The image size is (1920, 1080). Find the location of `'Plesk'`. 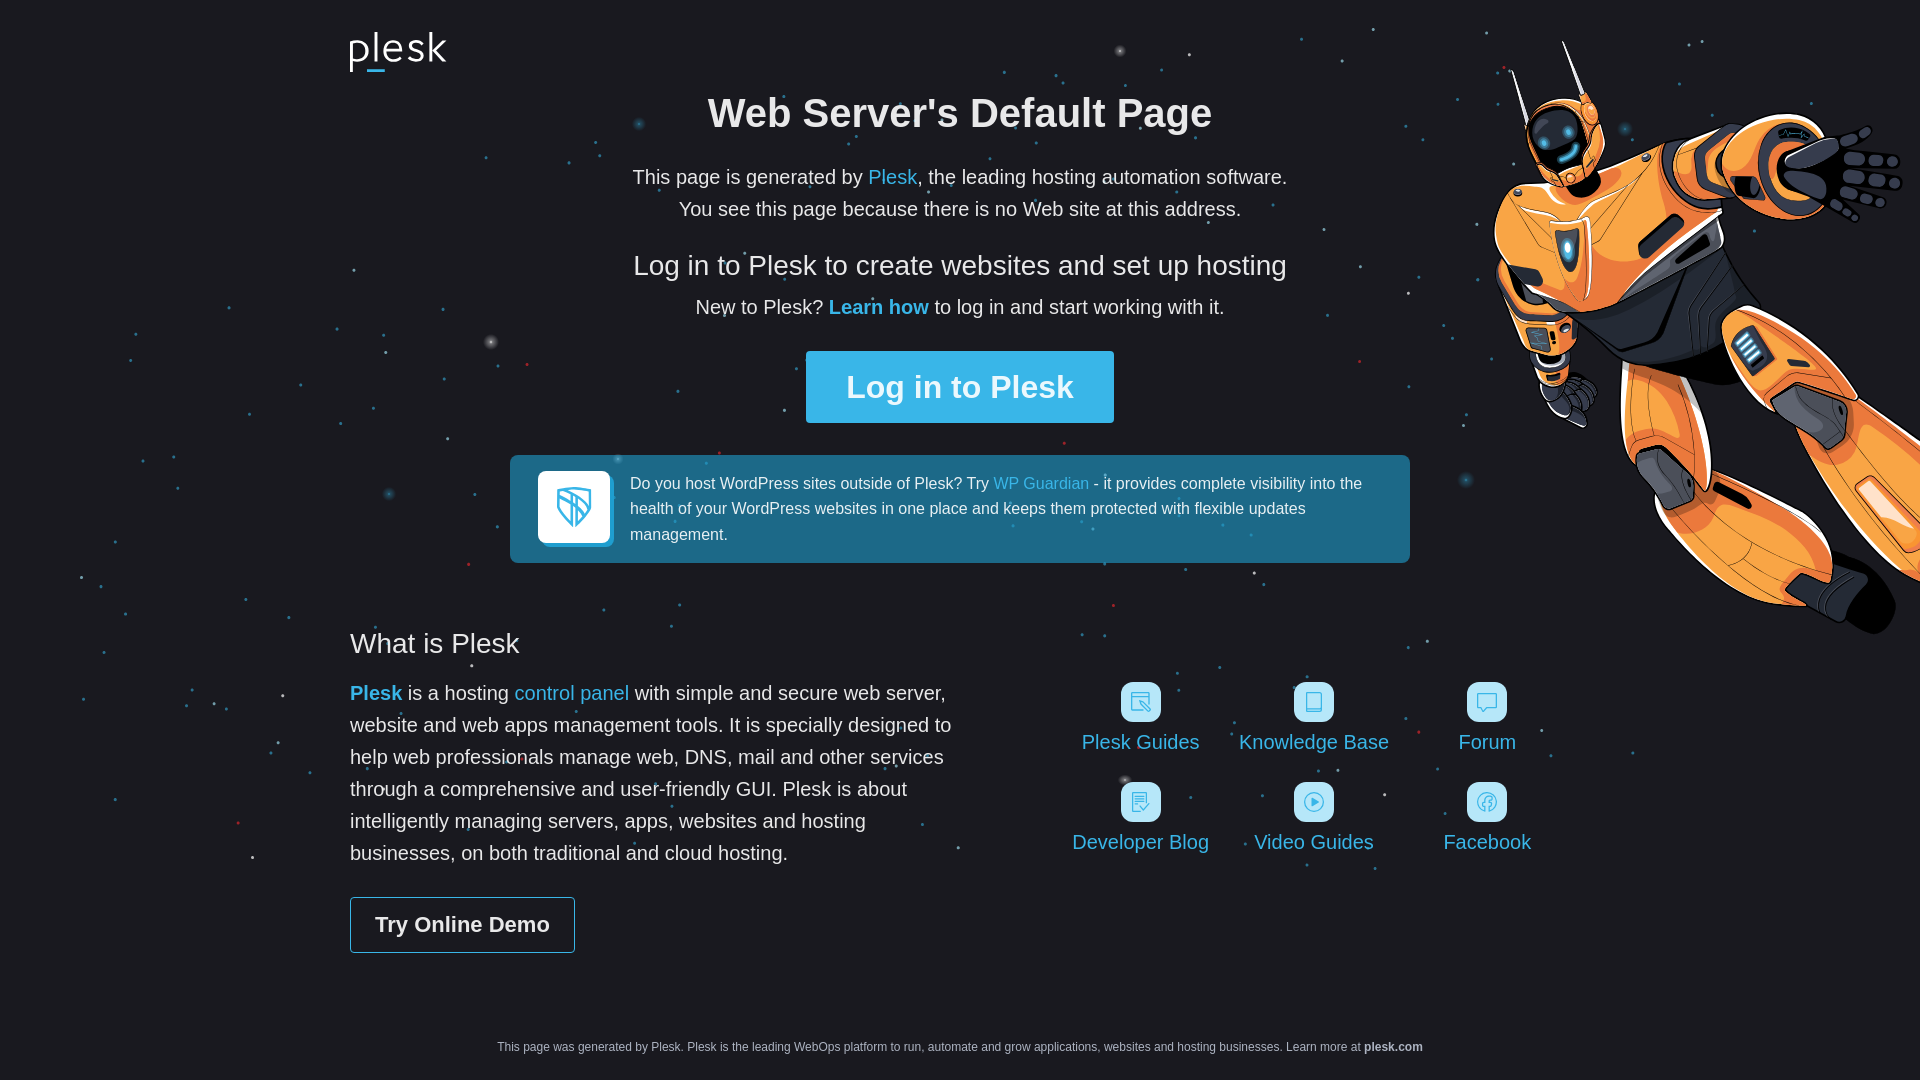

'Plesk' is located at coordinates (350, 692).